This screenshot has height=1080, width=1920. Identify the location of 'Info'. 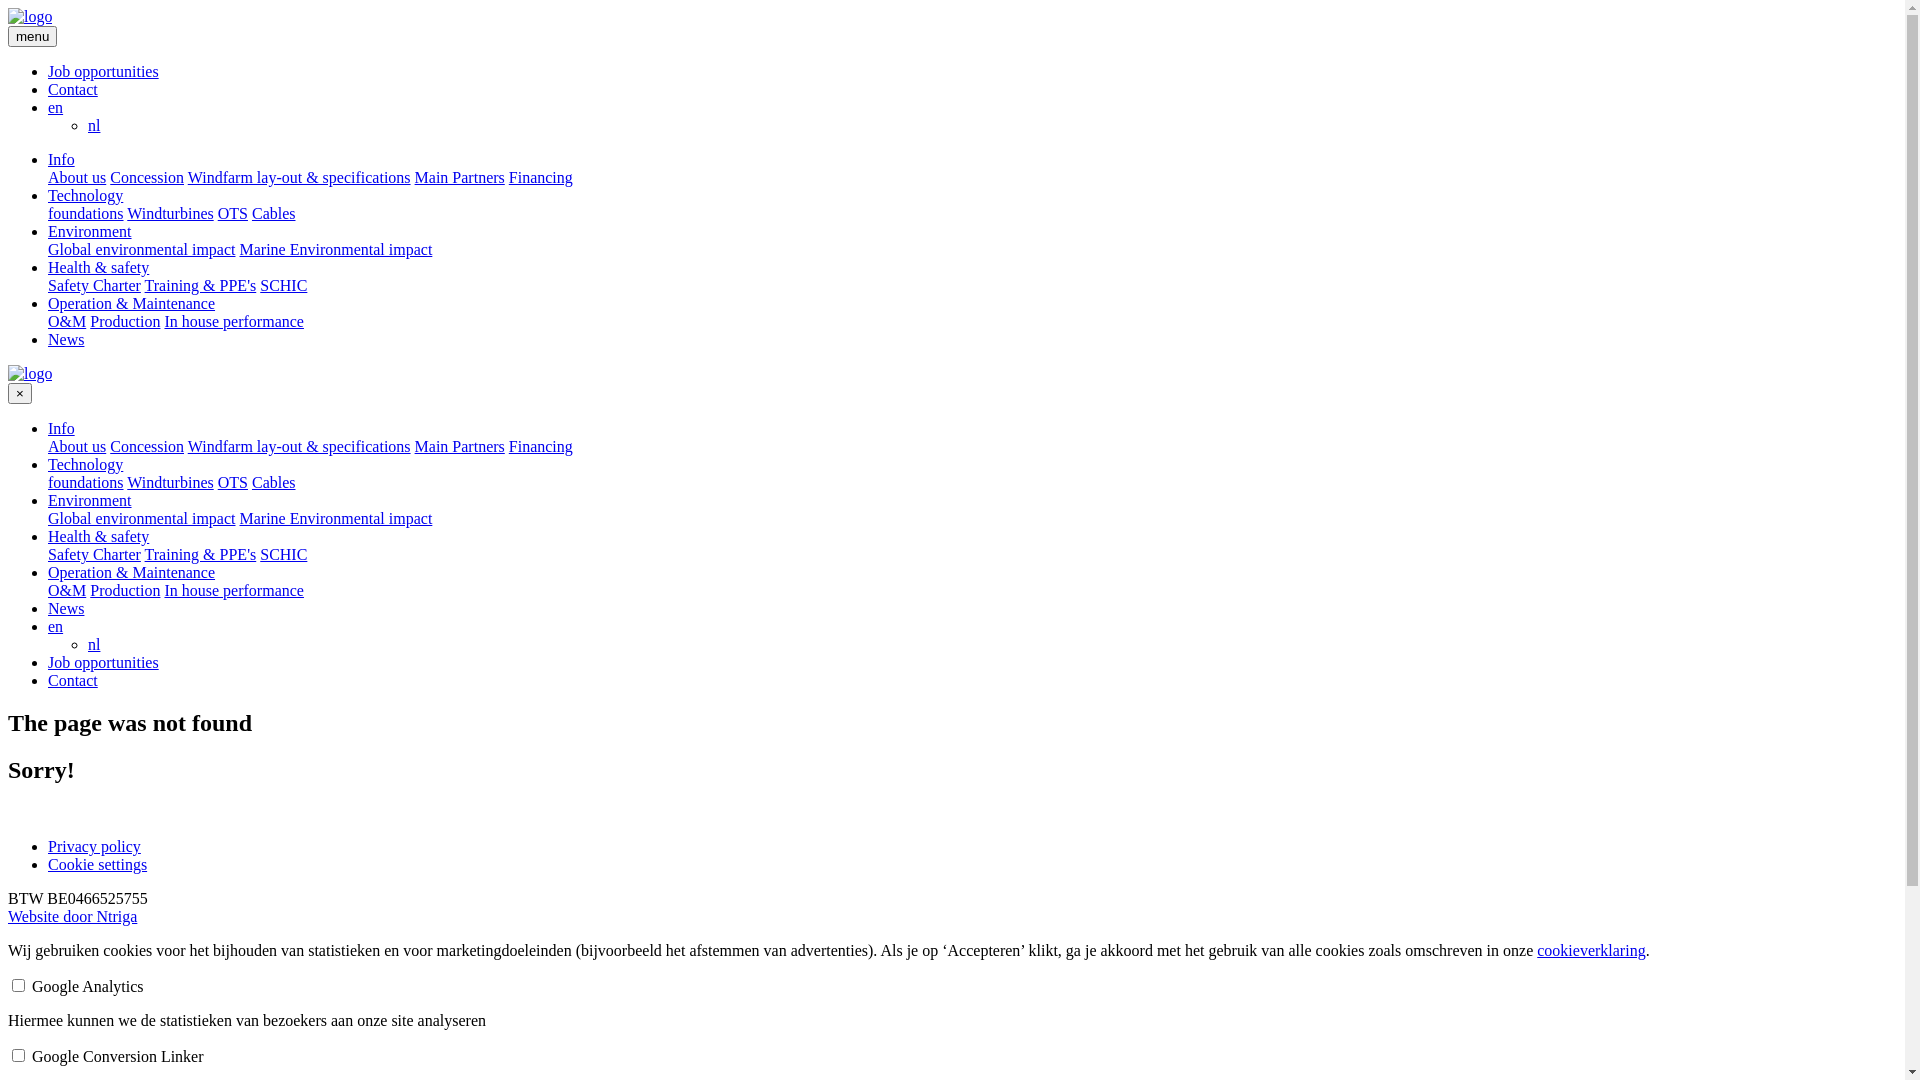
(61, 427).